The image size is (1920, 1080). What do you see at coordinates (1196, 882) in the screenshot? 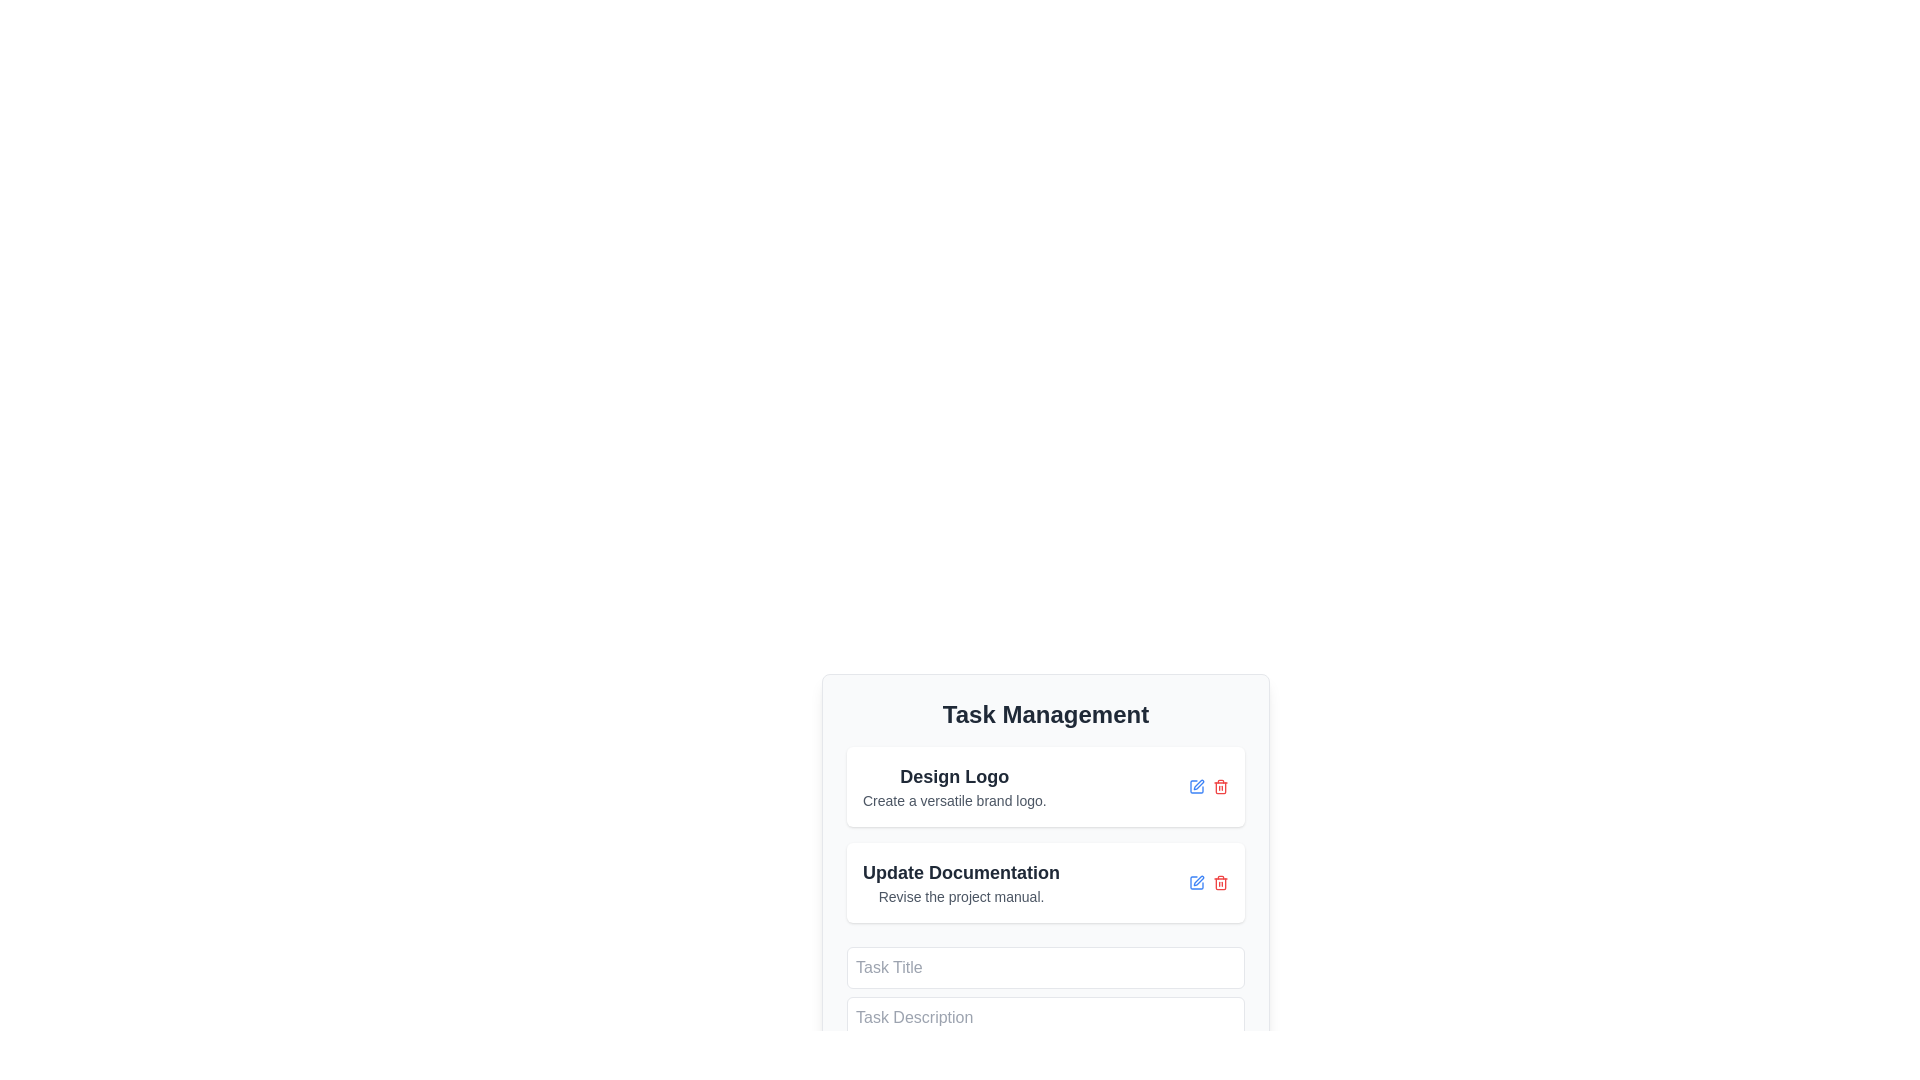
I see `the edit icon button located in the 'Task Management' section next to the red delete icon to initiate task edit for 'Update Documentation'` at bounding box center [1196, 882].